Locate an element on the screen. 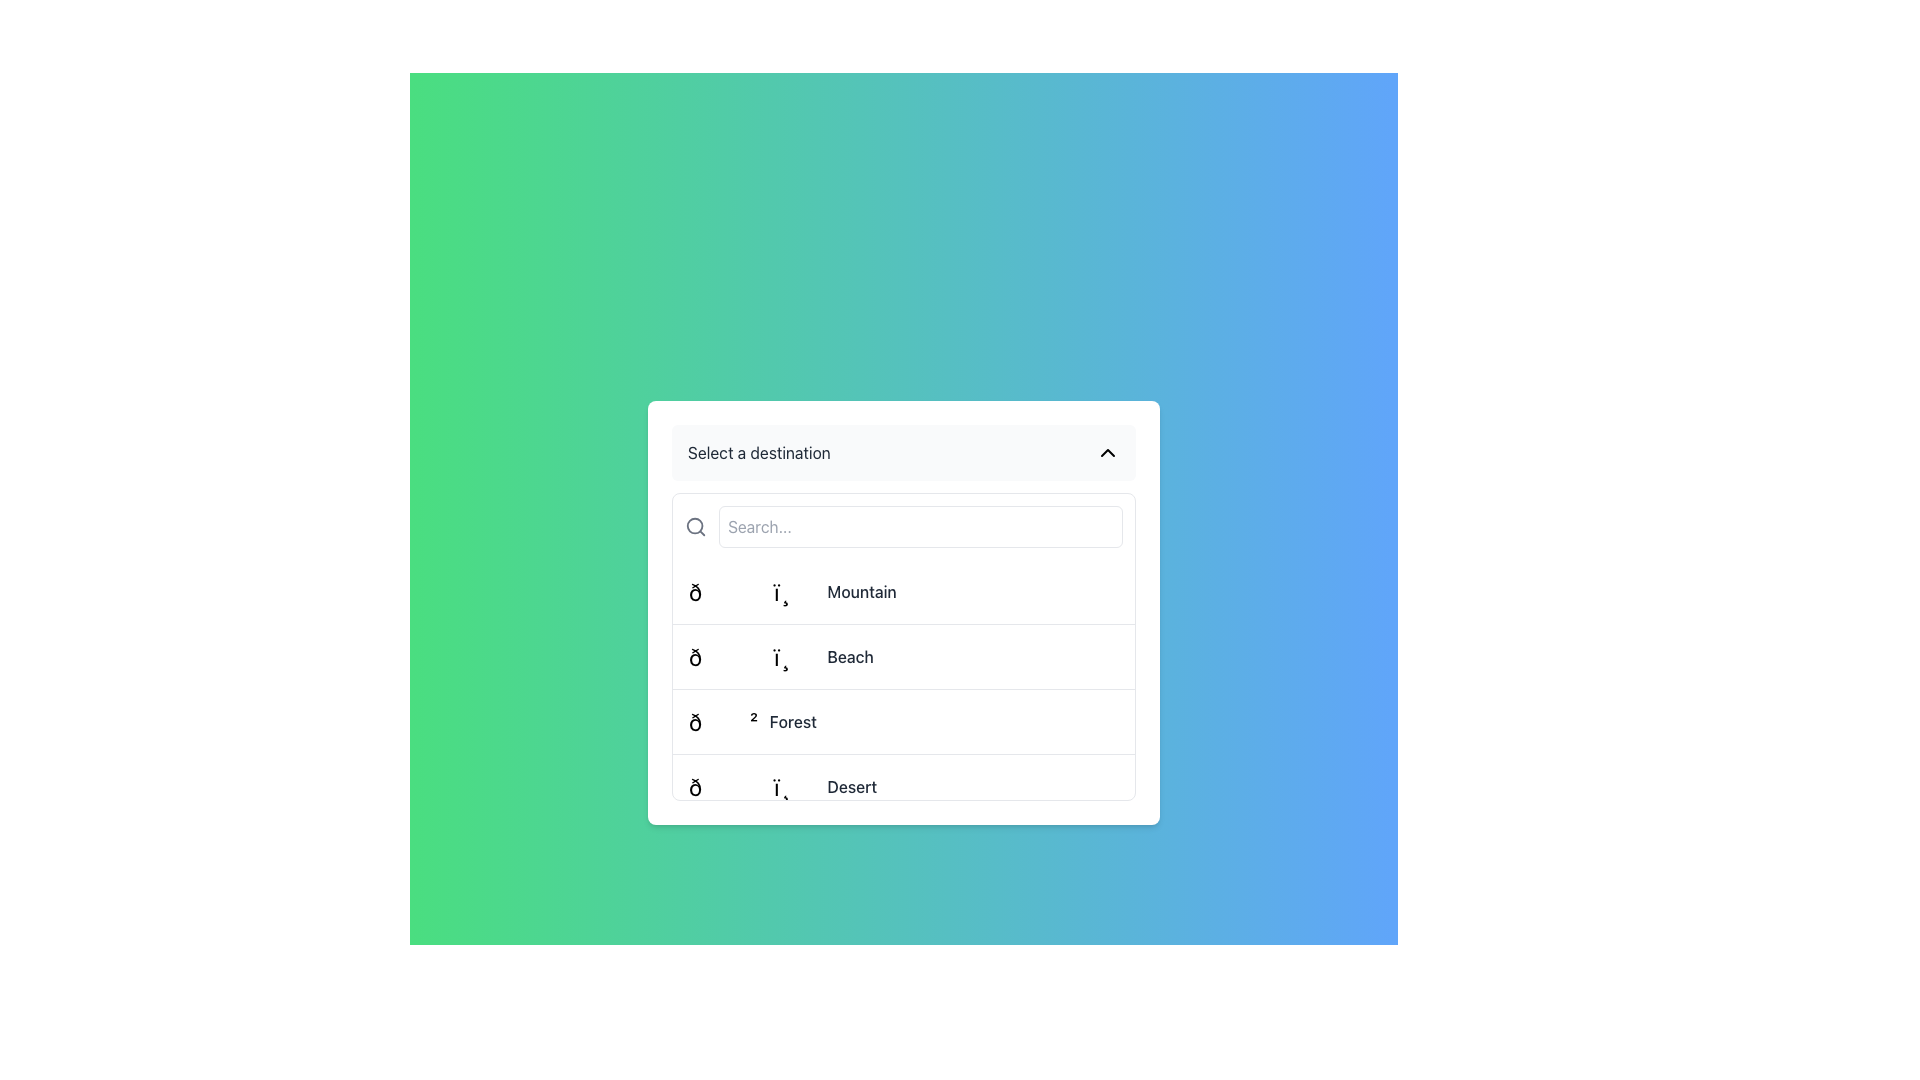 This screenshot has height=1080, width=1920. the List option displaying 'Mountain' is located at coordinates (902, 590).